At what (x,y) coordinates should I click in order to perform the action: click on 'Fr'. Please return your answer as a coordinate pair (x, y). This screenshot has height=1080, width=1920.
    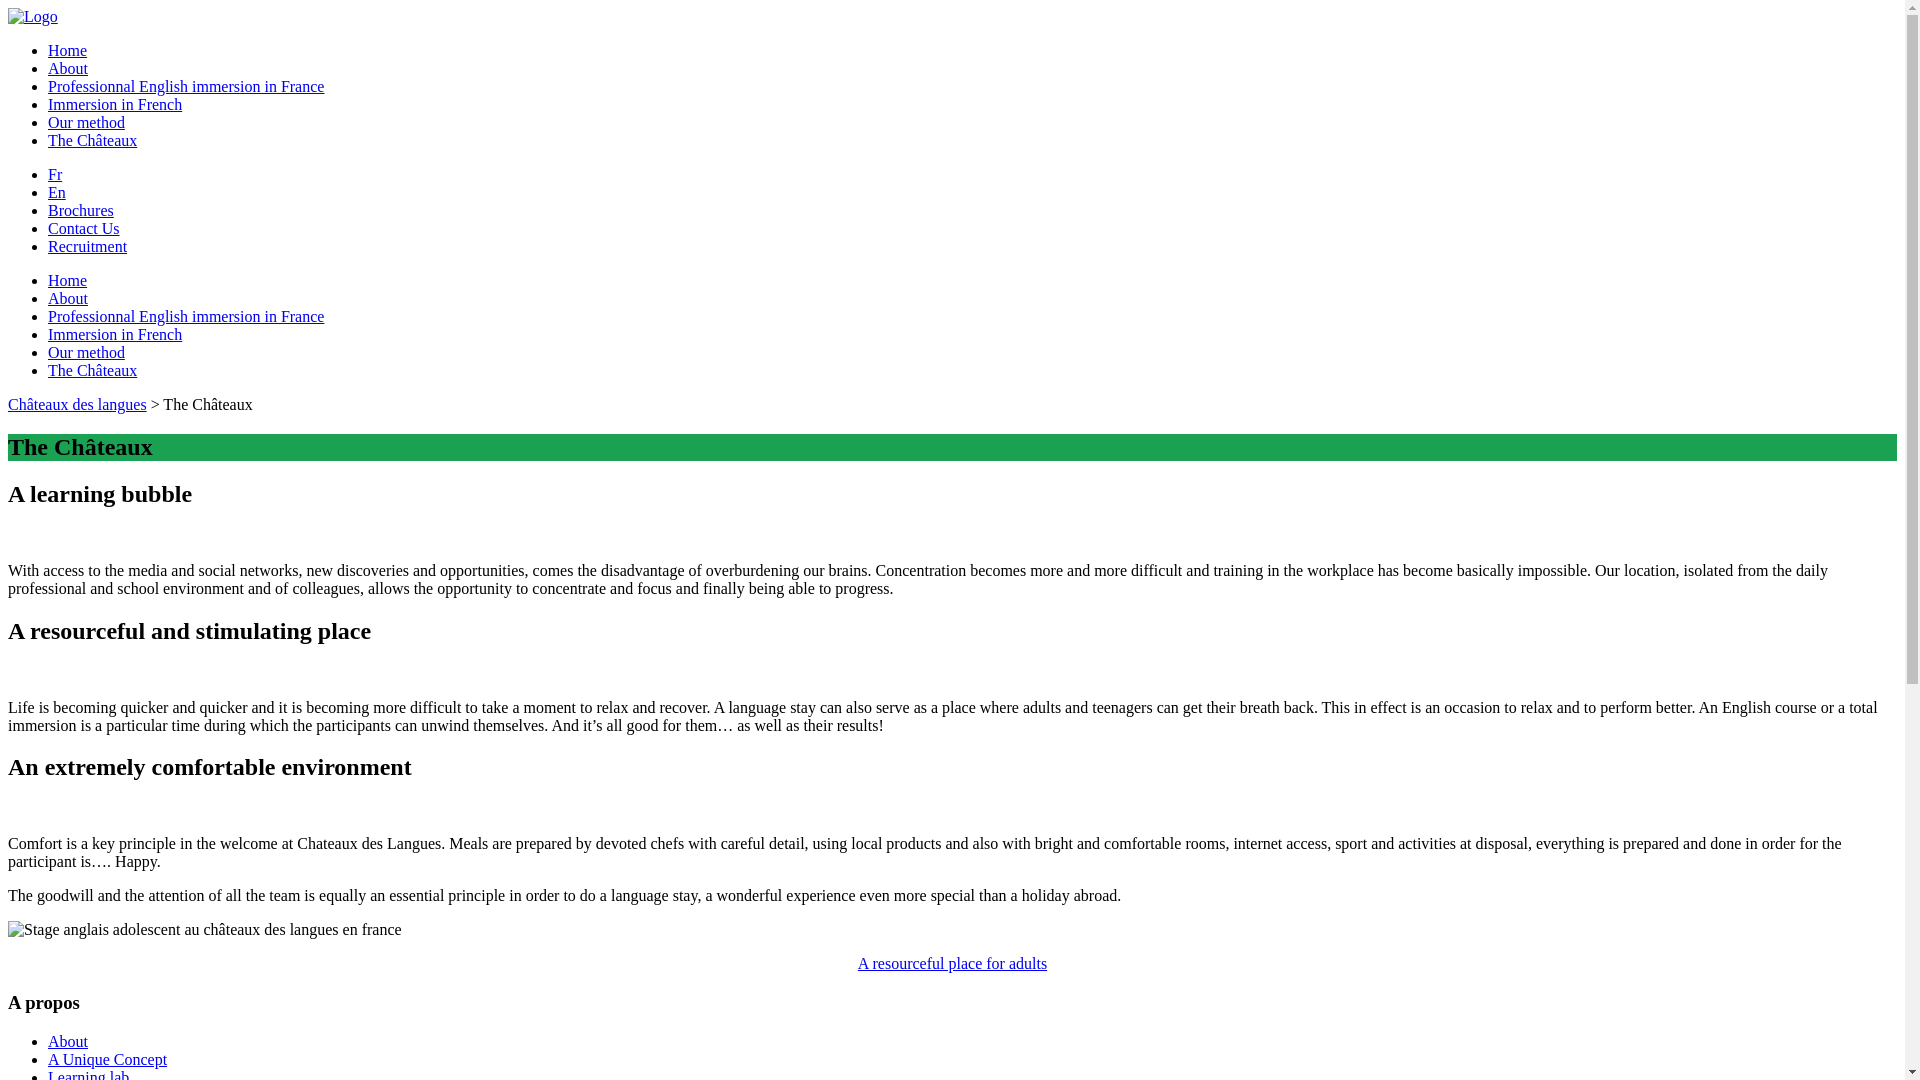
    Looking at the image, I should click on (54, 173).